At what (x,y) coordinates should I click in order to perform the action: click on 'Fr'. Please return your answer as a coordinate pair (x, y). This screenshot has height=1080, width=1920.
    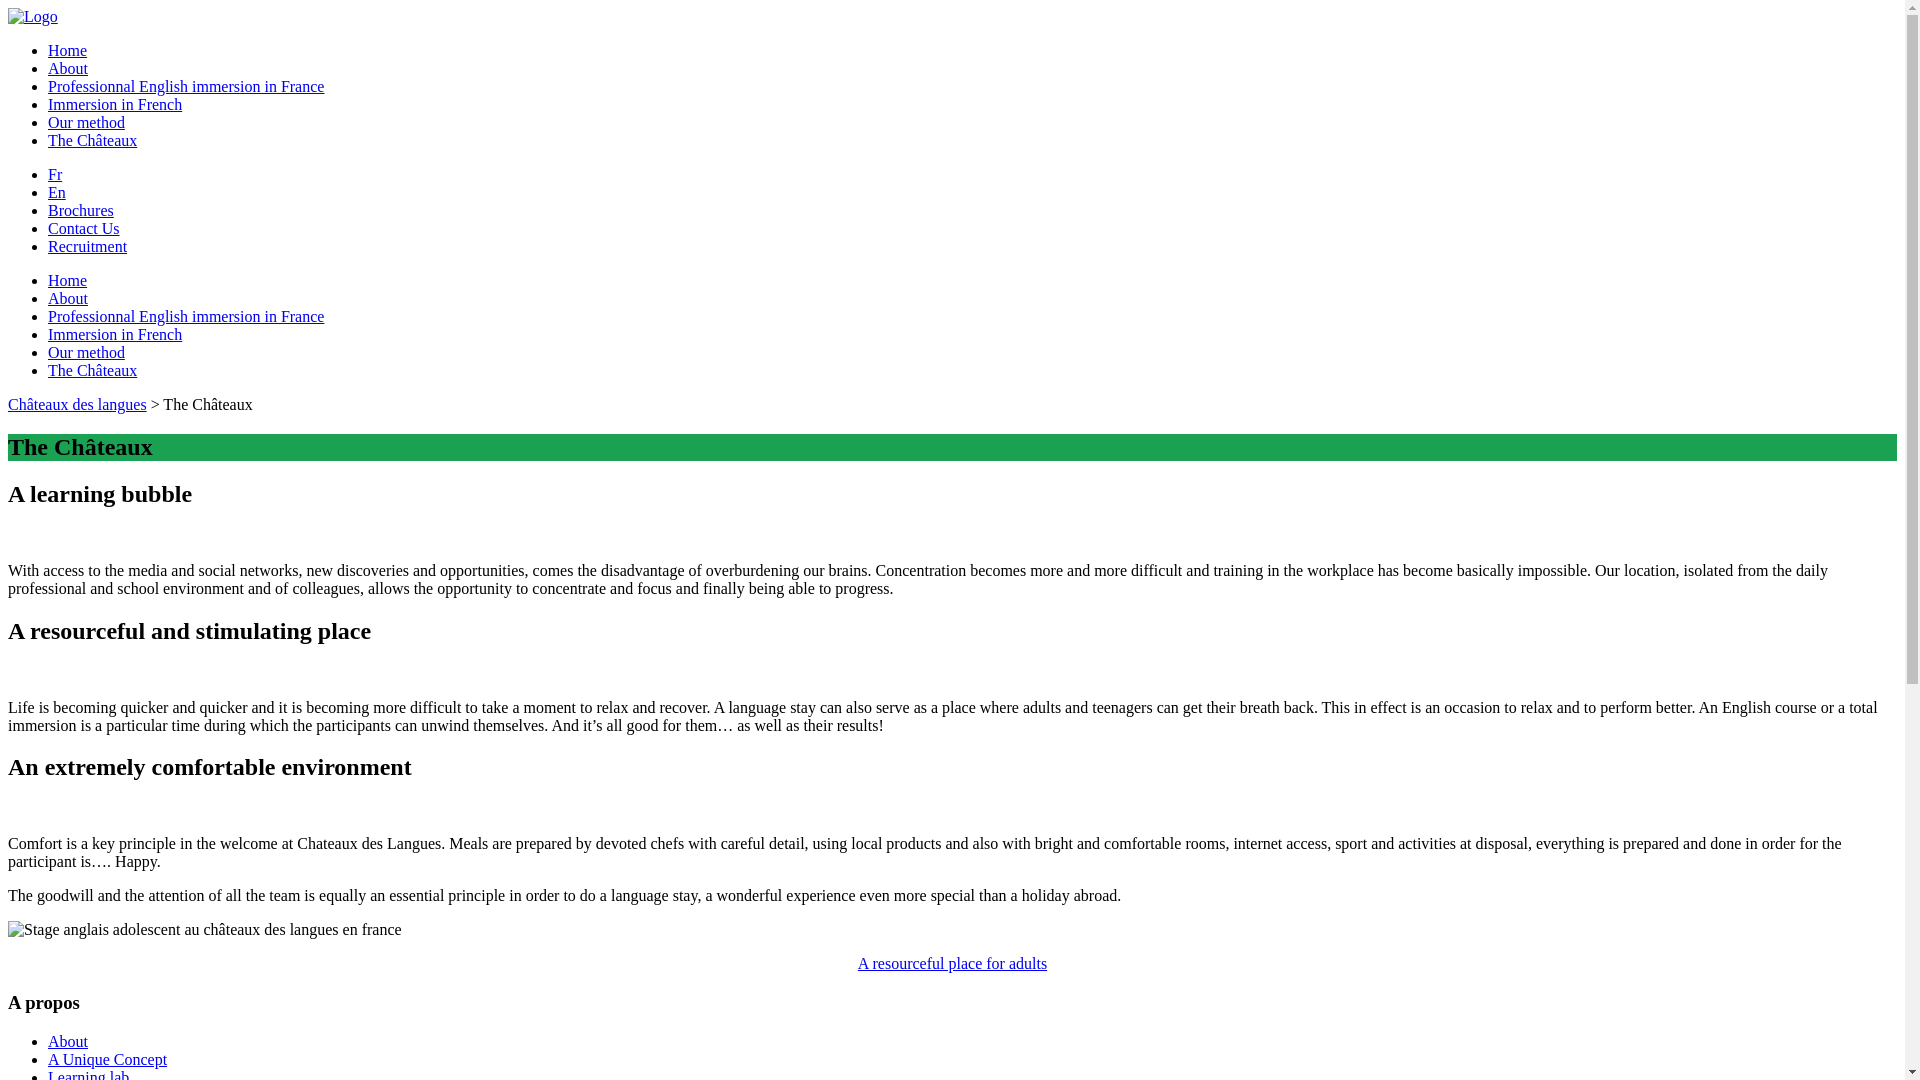
    Looking at the image, I should click on (54, 173).